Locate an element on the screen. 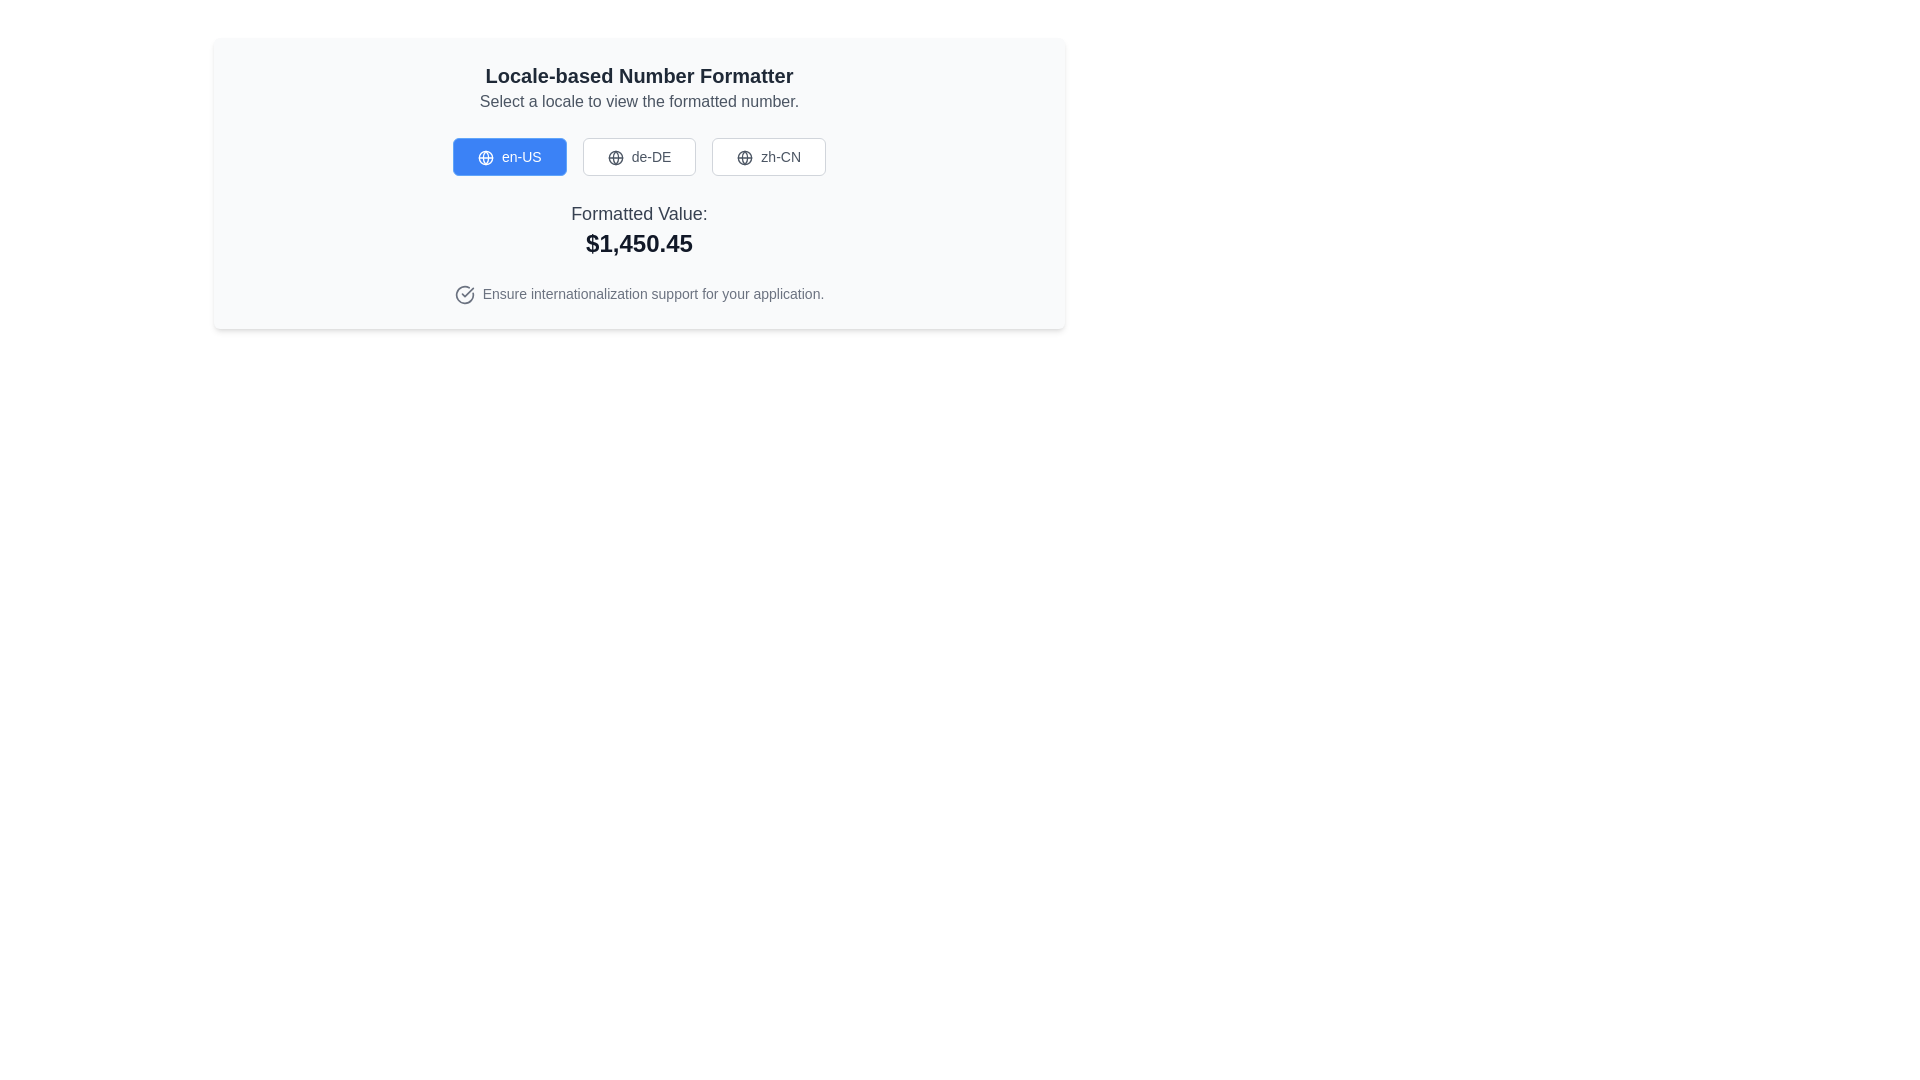  the text element displaying a monetary value, which is styled with a large font size, bold weight, and dark-gray color, located directly below the text 'Formatted Value:' and centered horizontally is located at coordinates (638, 242).